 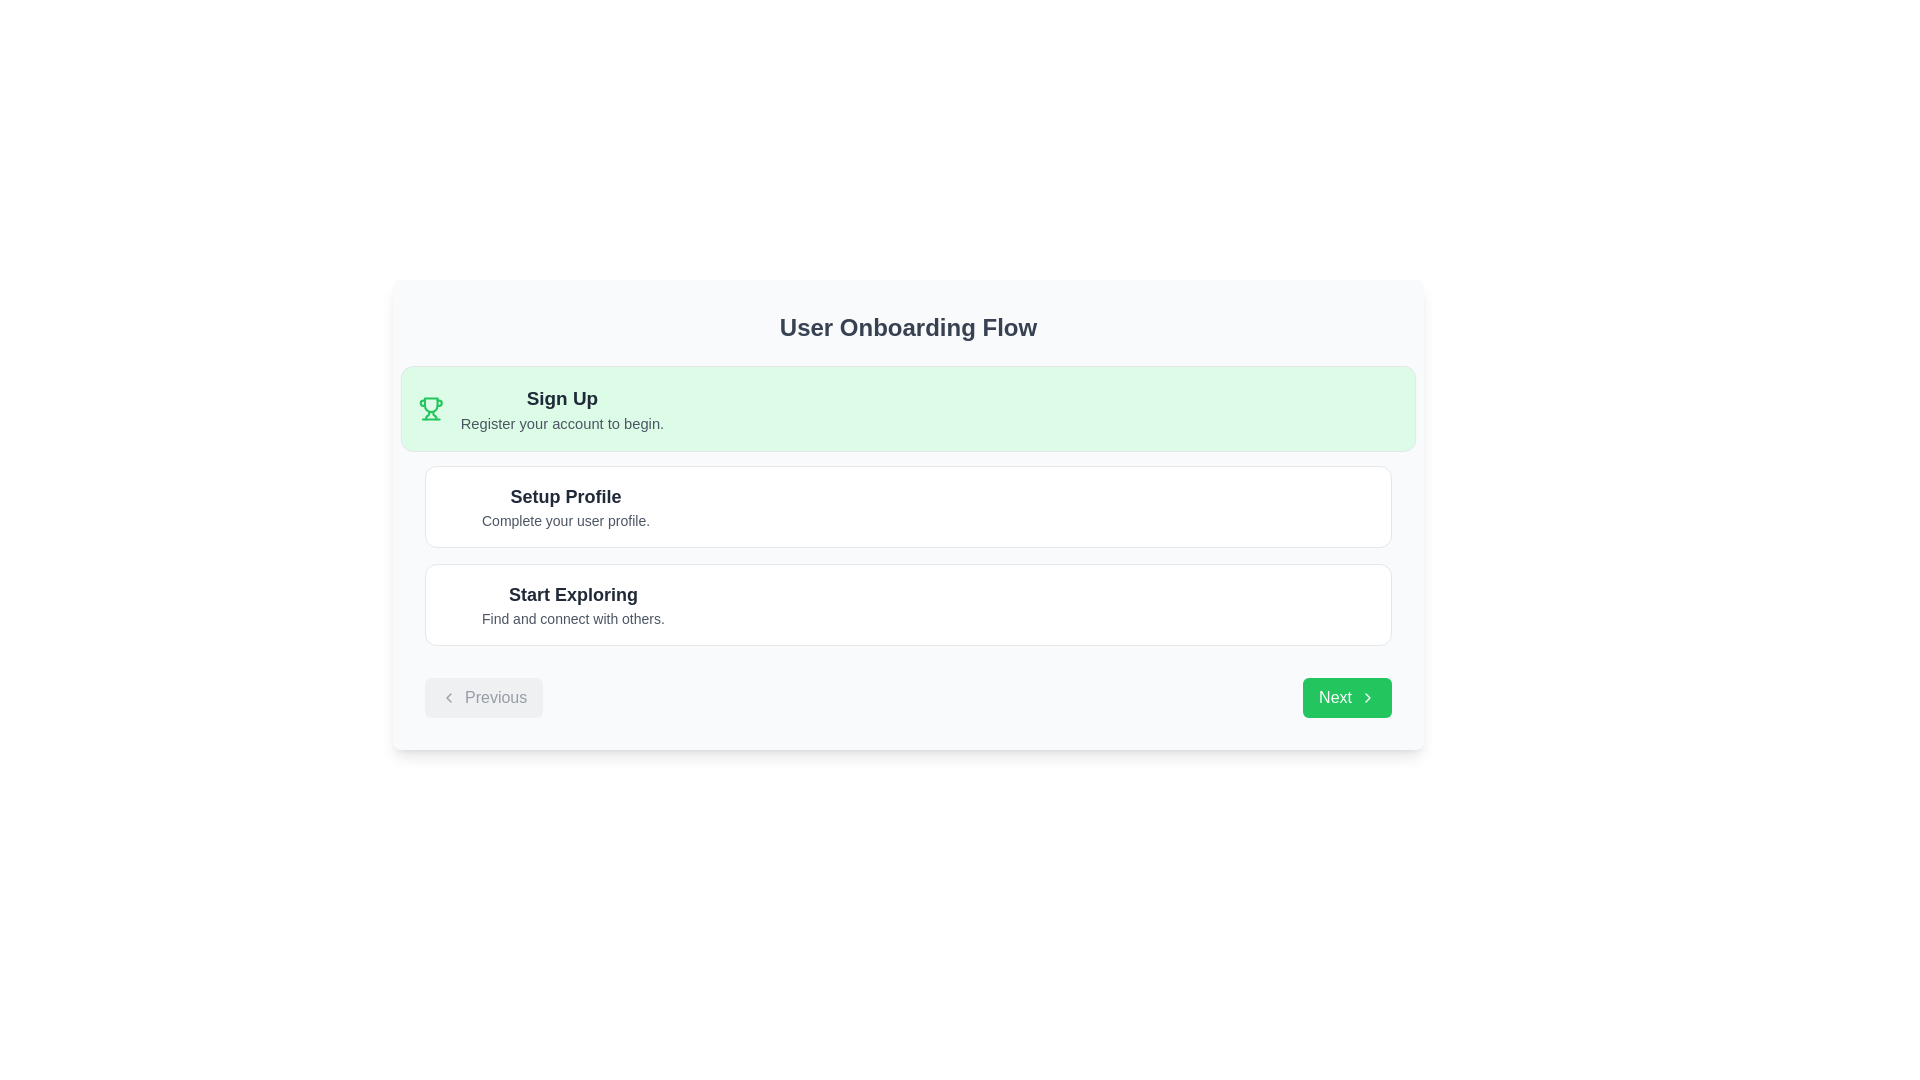 What do you see at coordinates (565, 496) in the screenshot?
I see `the bold 'Setup Profile' text that is centrally aligned and located below the 'Sign Up' section, above the subtitle 'Complete your user profile'` at bounding box center [565, 496].